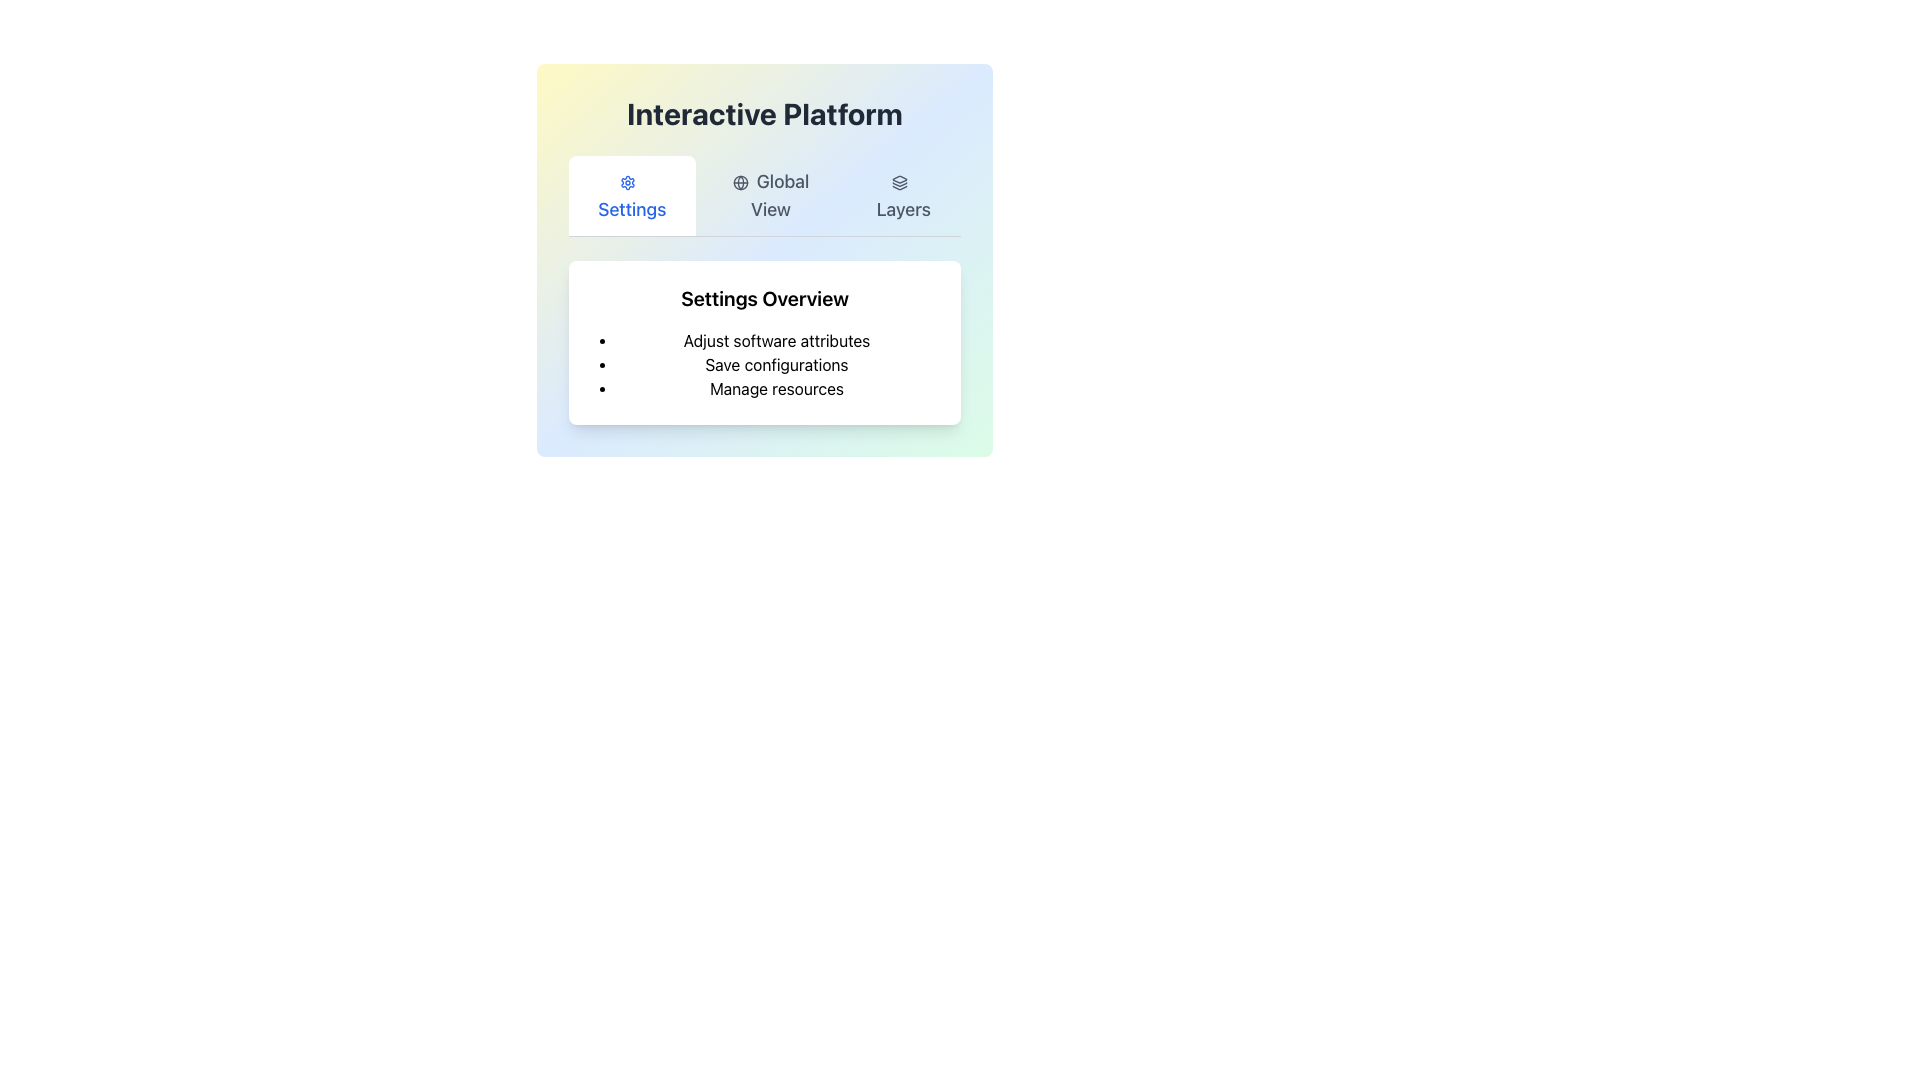 Image resolution: width=1920 pixels, height=1080 pixels. What do you see at coordinates (776, 365) in the screenshot?
I see `the second item of the bullet list, 'Save configurations,' within the 'Settings Overview' box for further action` at bounding box center [776, 365].